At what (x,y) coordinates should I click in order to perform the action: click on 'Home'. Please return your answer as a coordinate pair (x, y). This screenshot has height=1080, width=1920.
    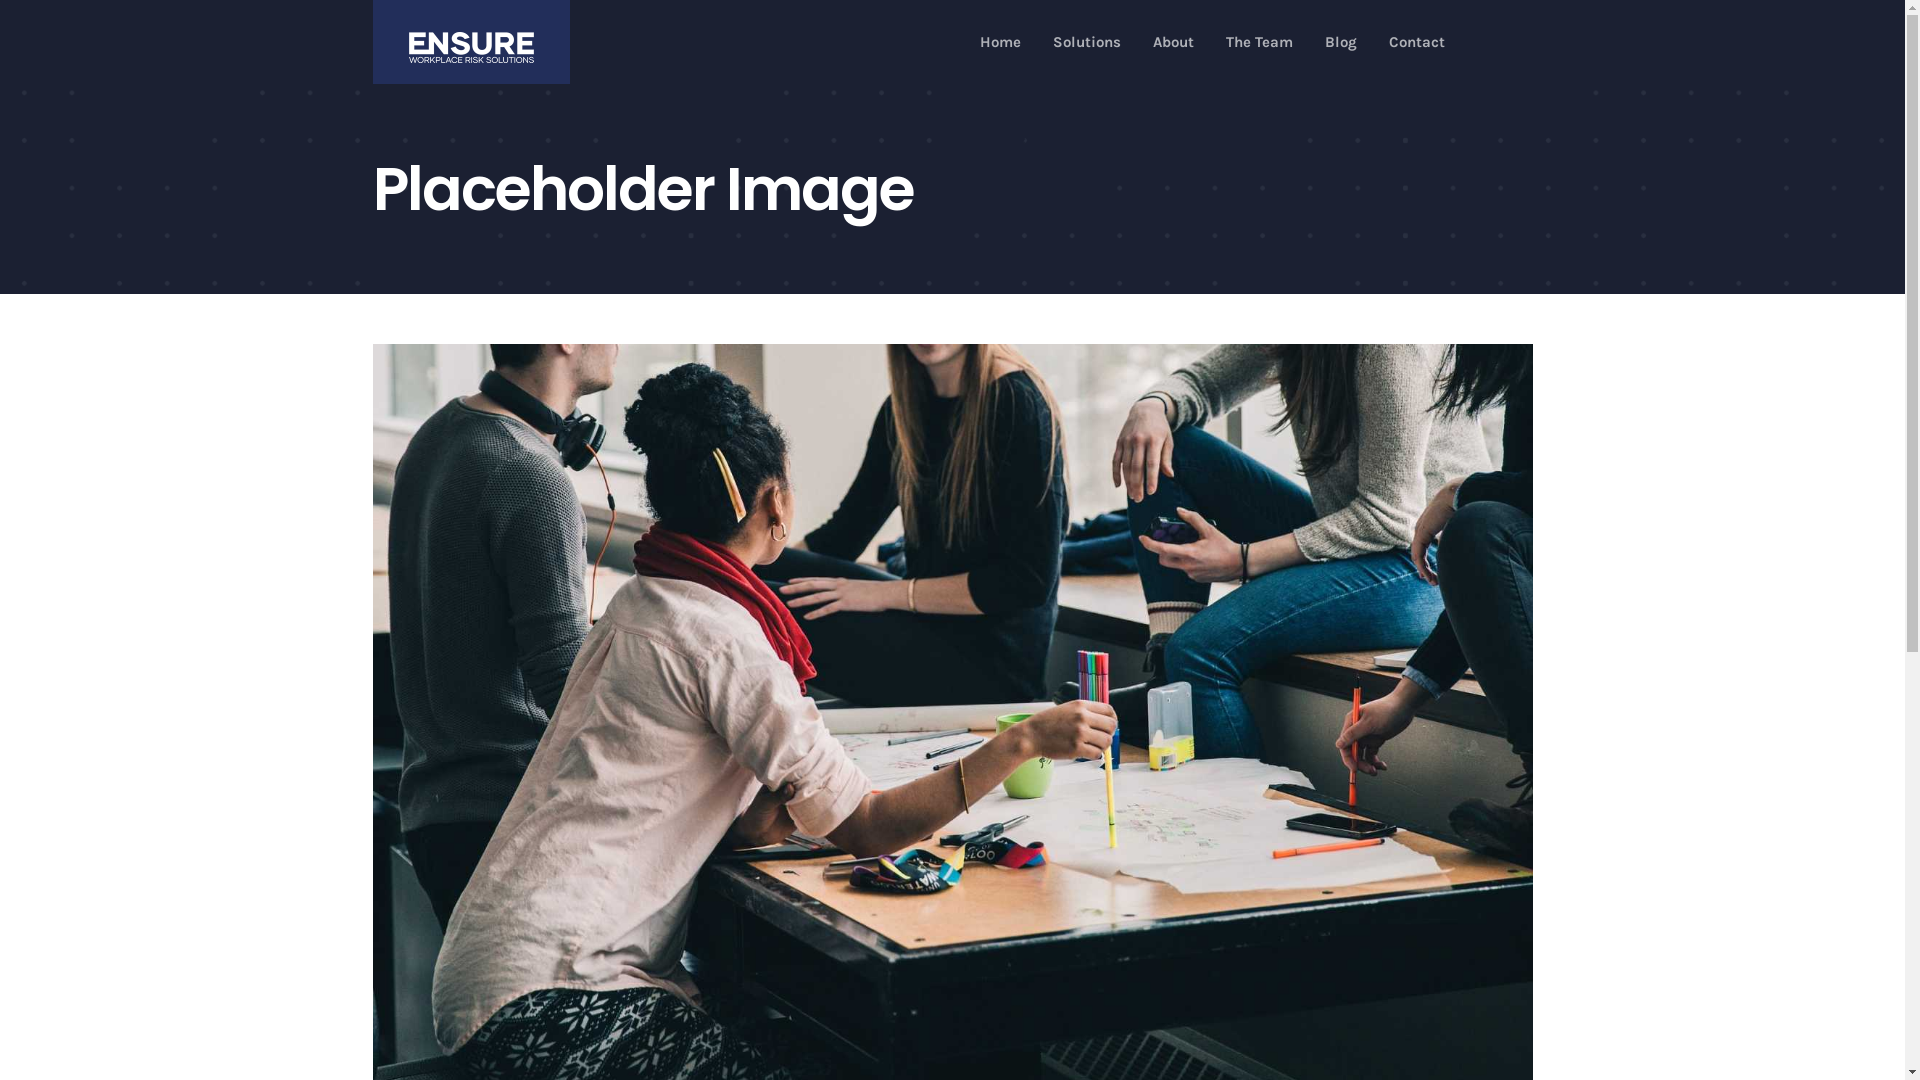
    Looking at the image, I should click on (1000, 42).